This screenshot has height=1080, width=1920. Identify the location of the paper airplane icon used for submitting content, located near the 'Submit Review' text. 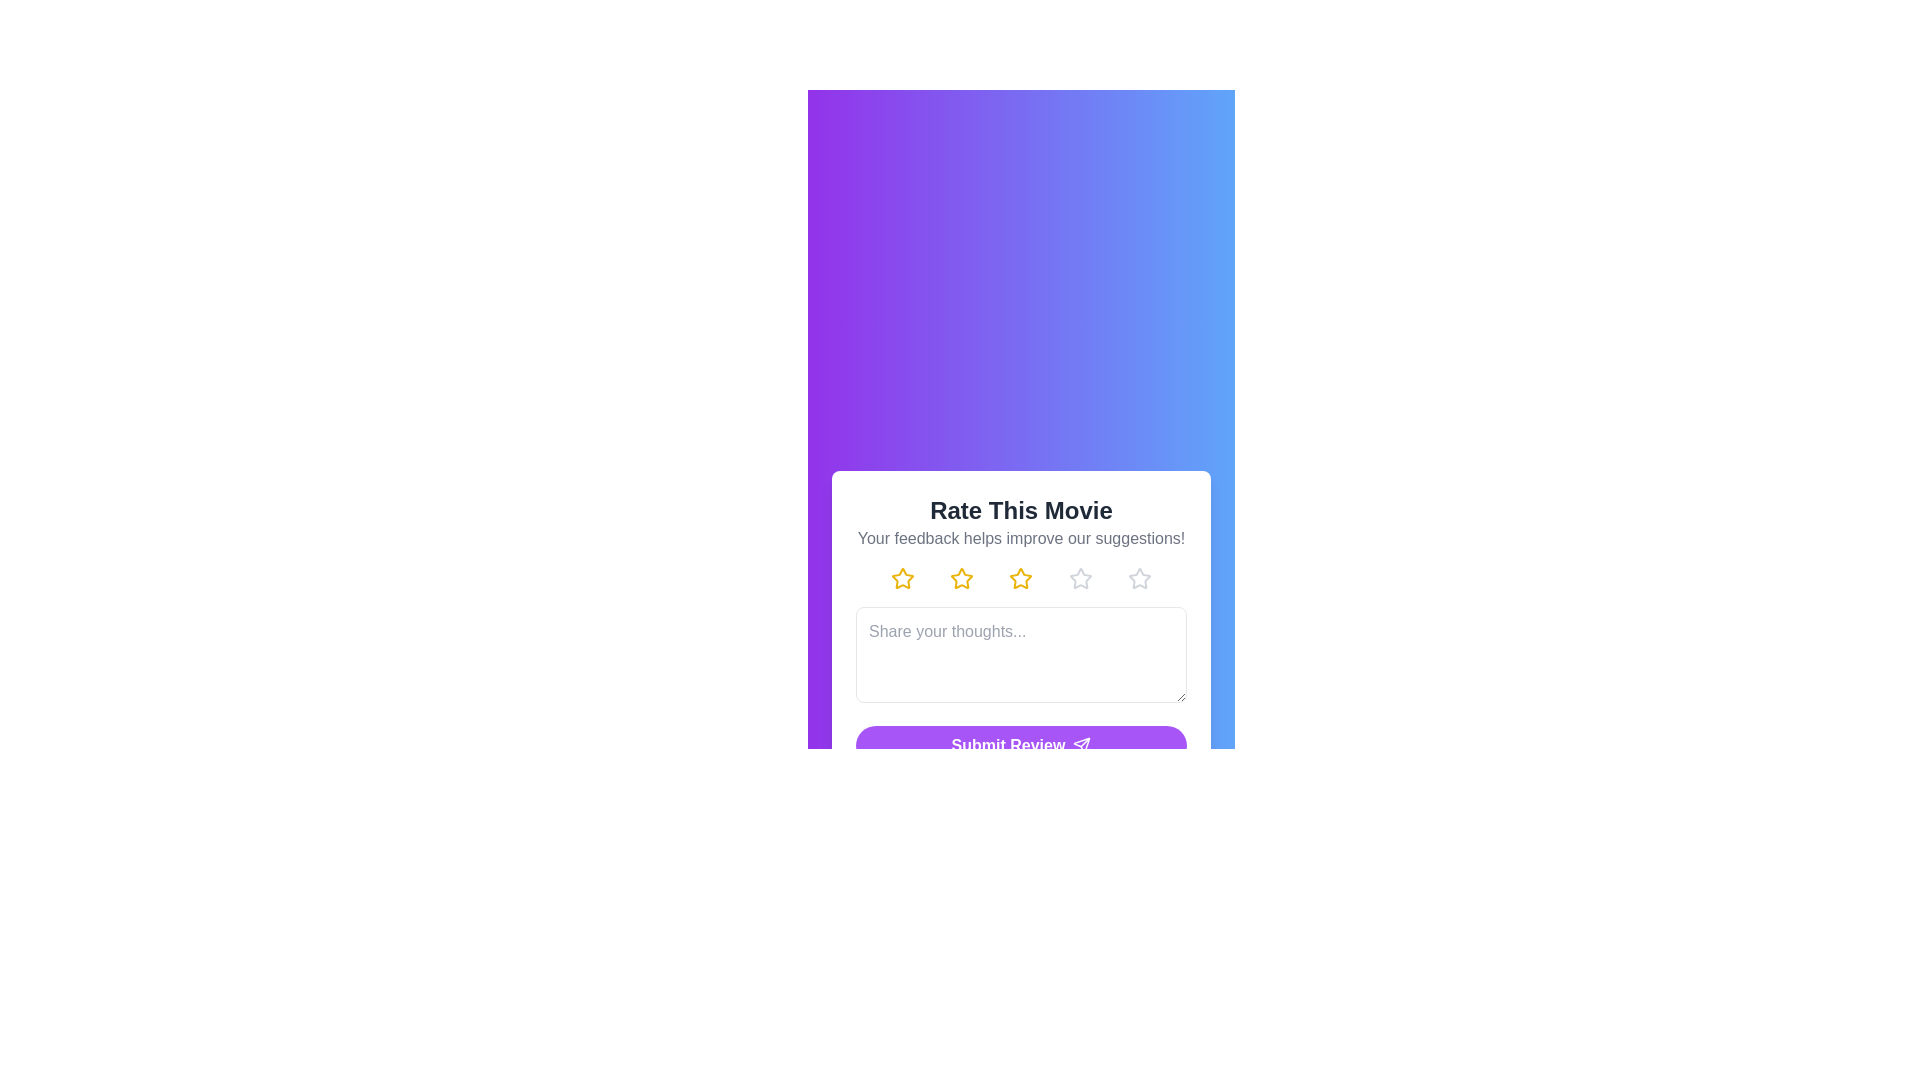
(1081, 745).